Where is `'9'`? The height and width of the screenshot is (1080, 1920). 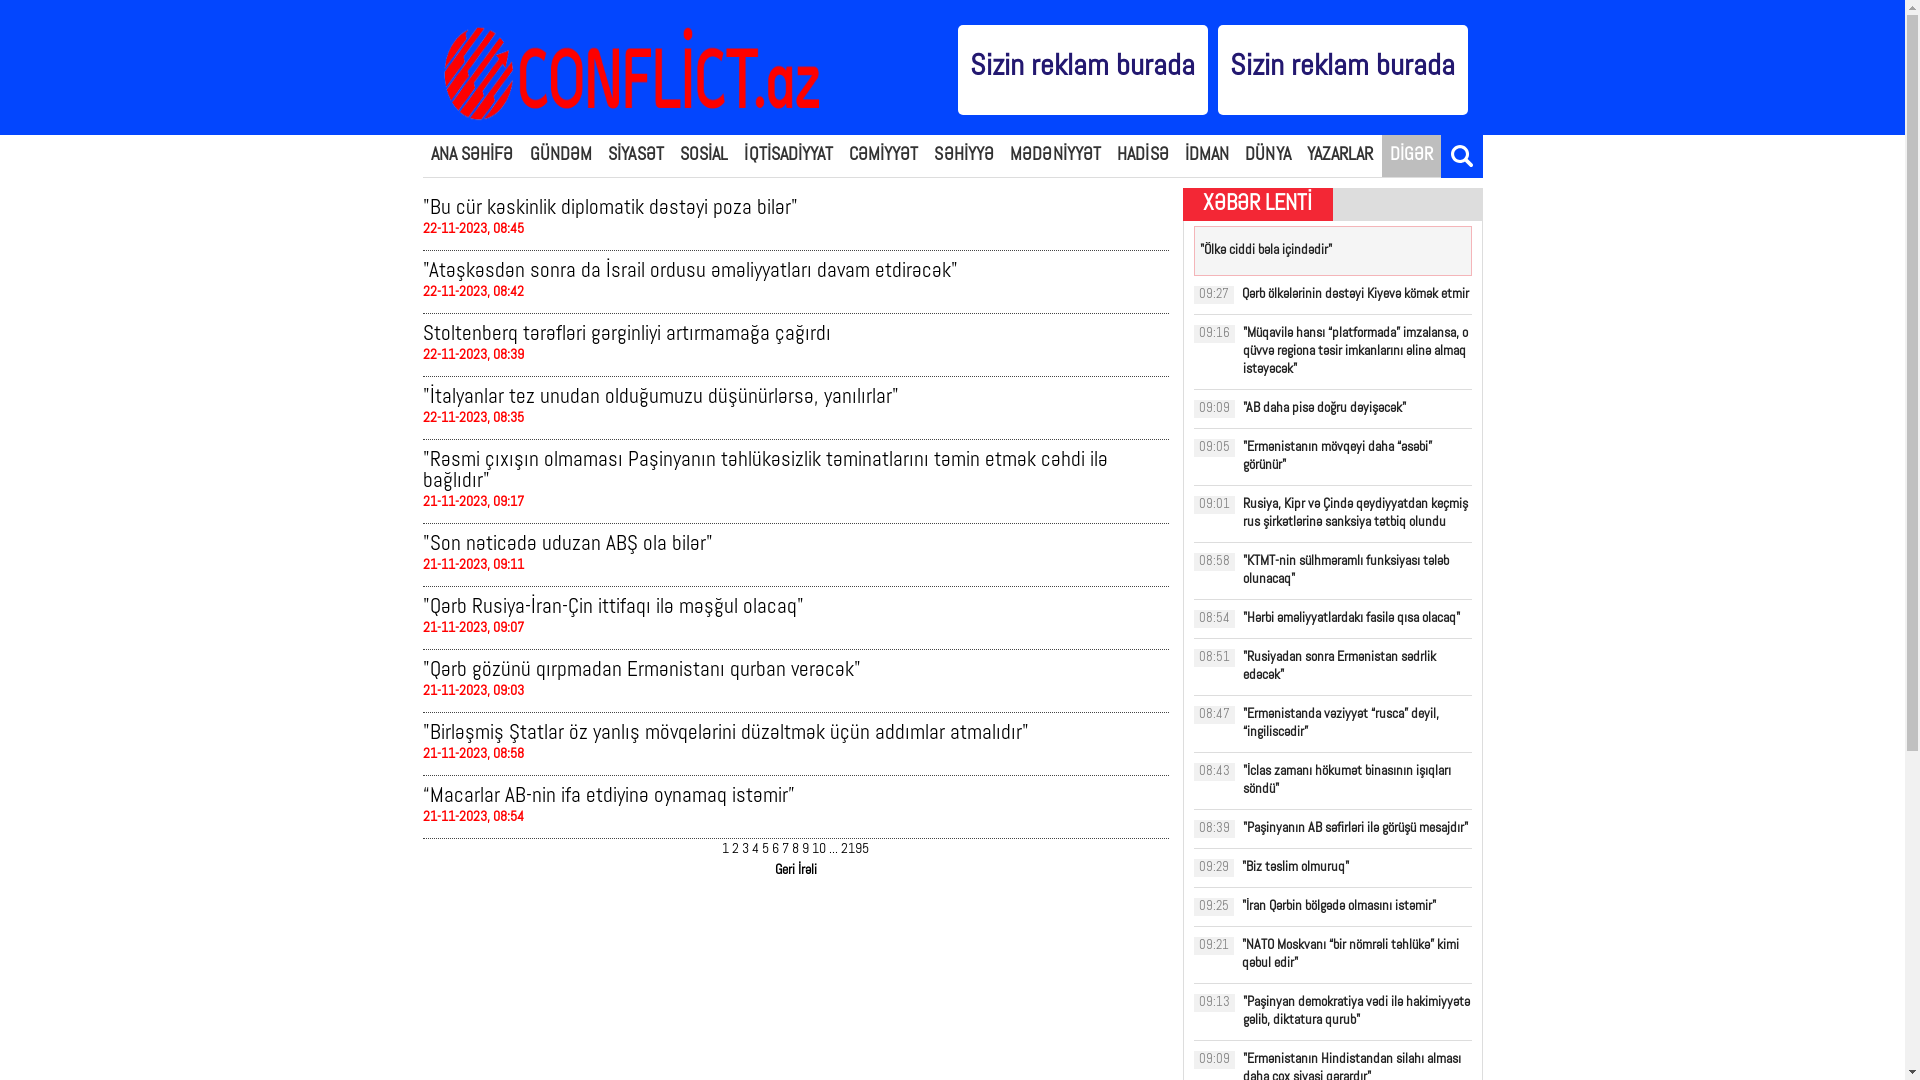
'9' is located at coordinates (805, 849).